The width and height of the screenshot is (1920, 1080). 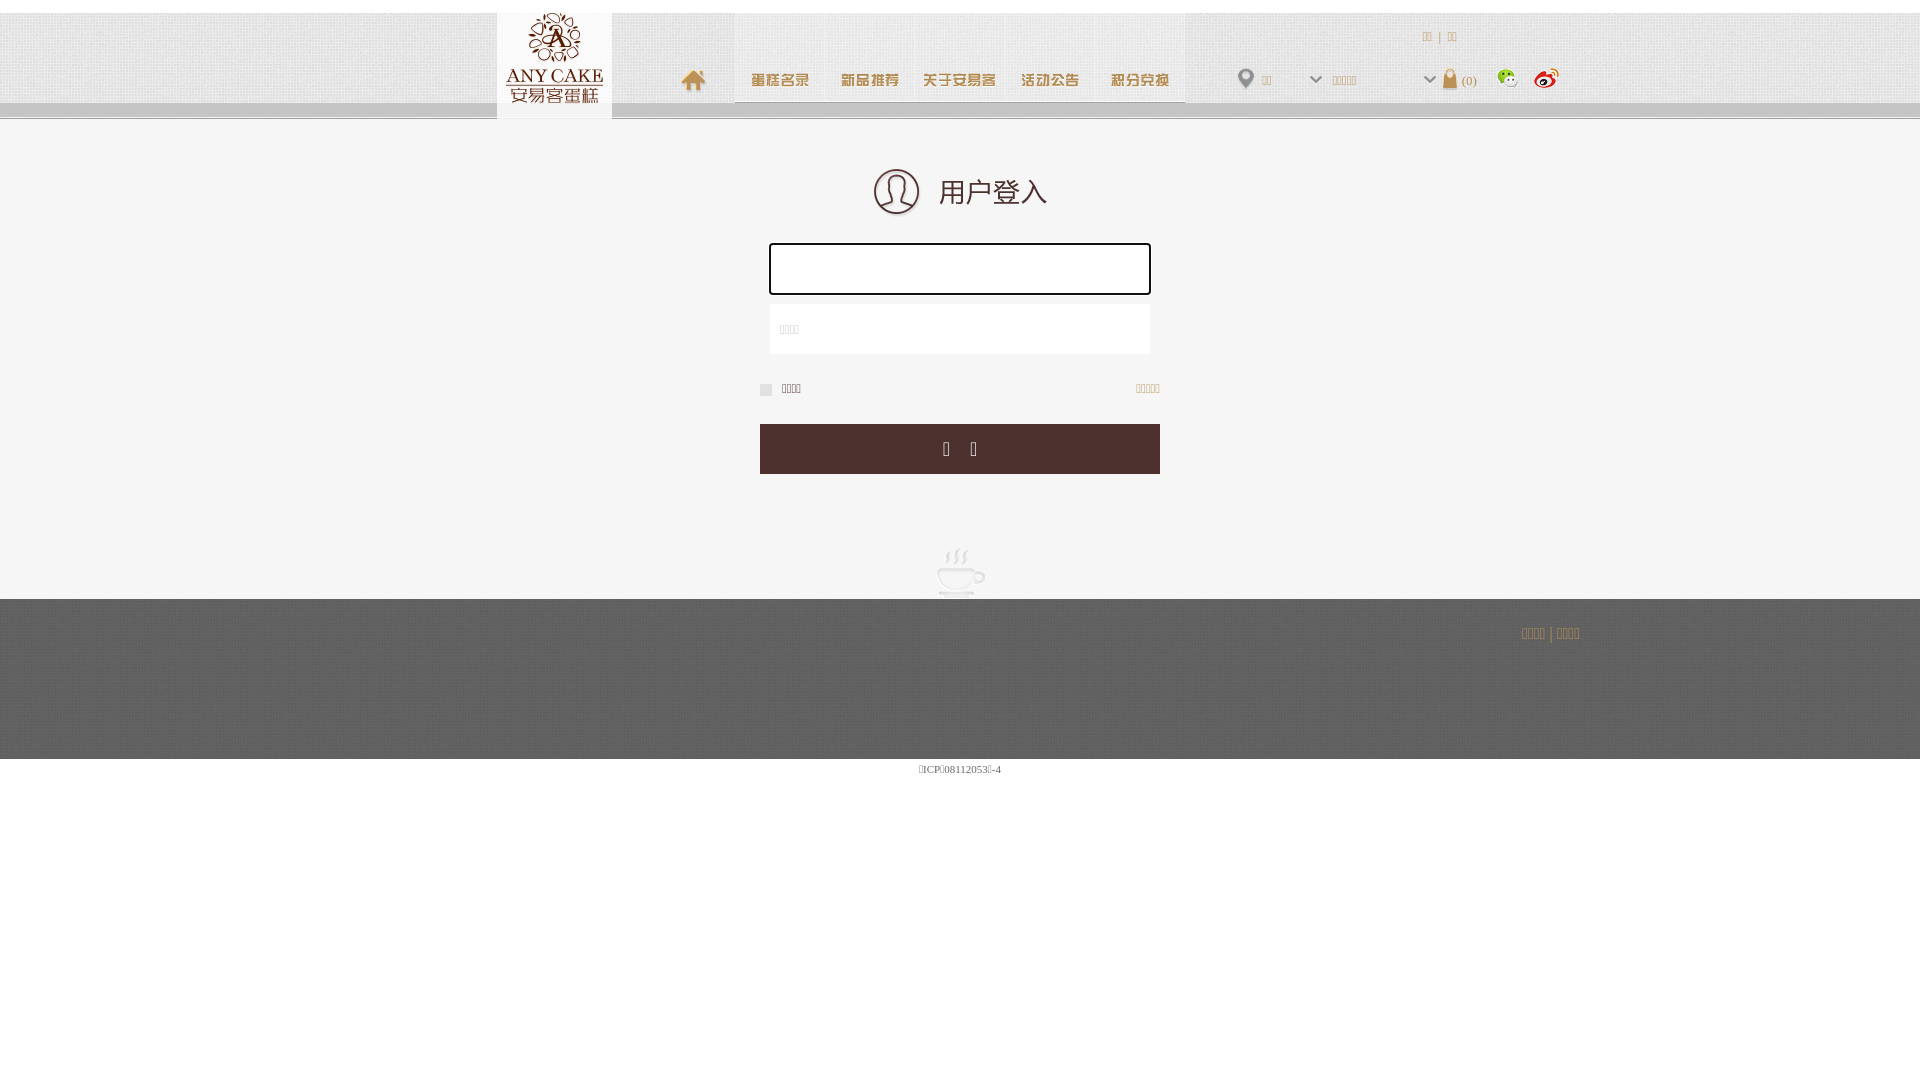 I want to click on '(0)', so click(x=1459, y=78).